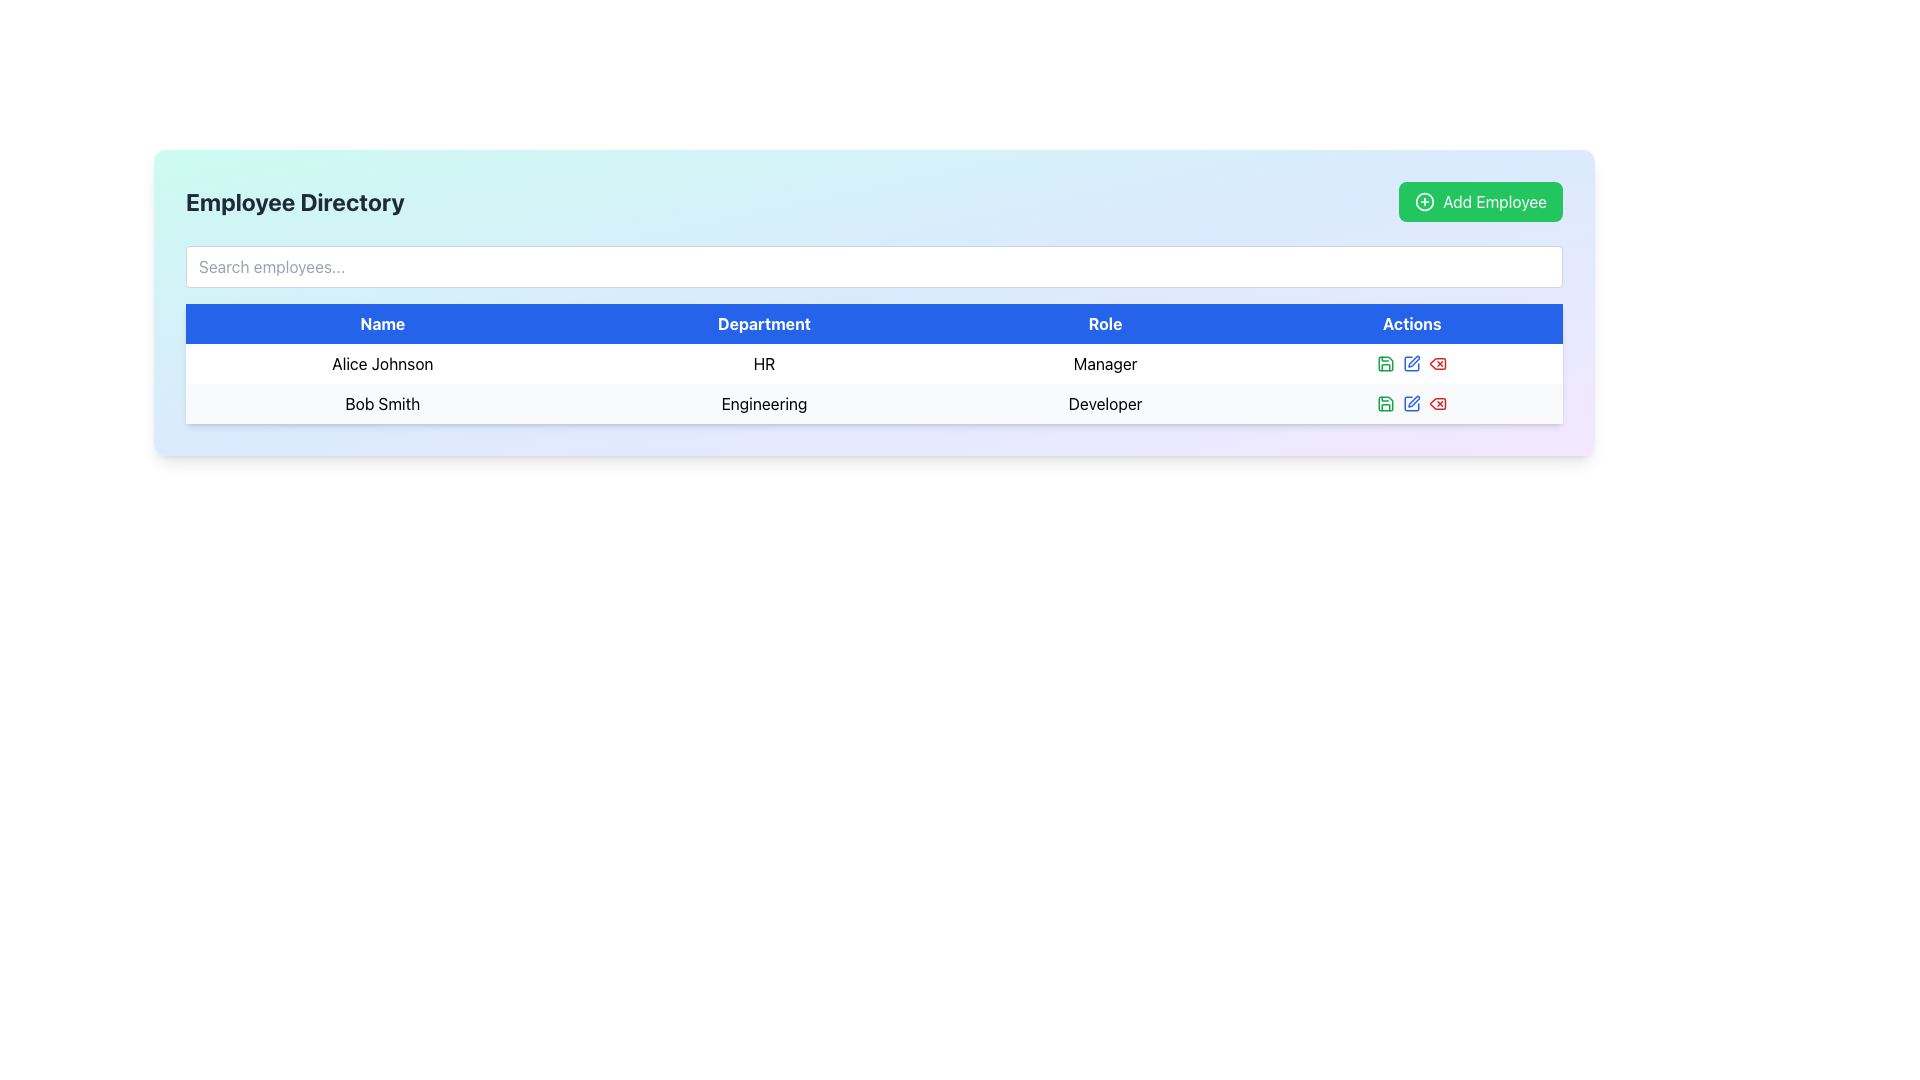  I want to click on the delete button in the 'Actions' column for the row associated with the 'Manager' role, so click(1437, 363).